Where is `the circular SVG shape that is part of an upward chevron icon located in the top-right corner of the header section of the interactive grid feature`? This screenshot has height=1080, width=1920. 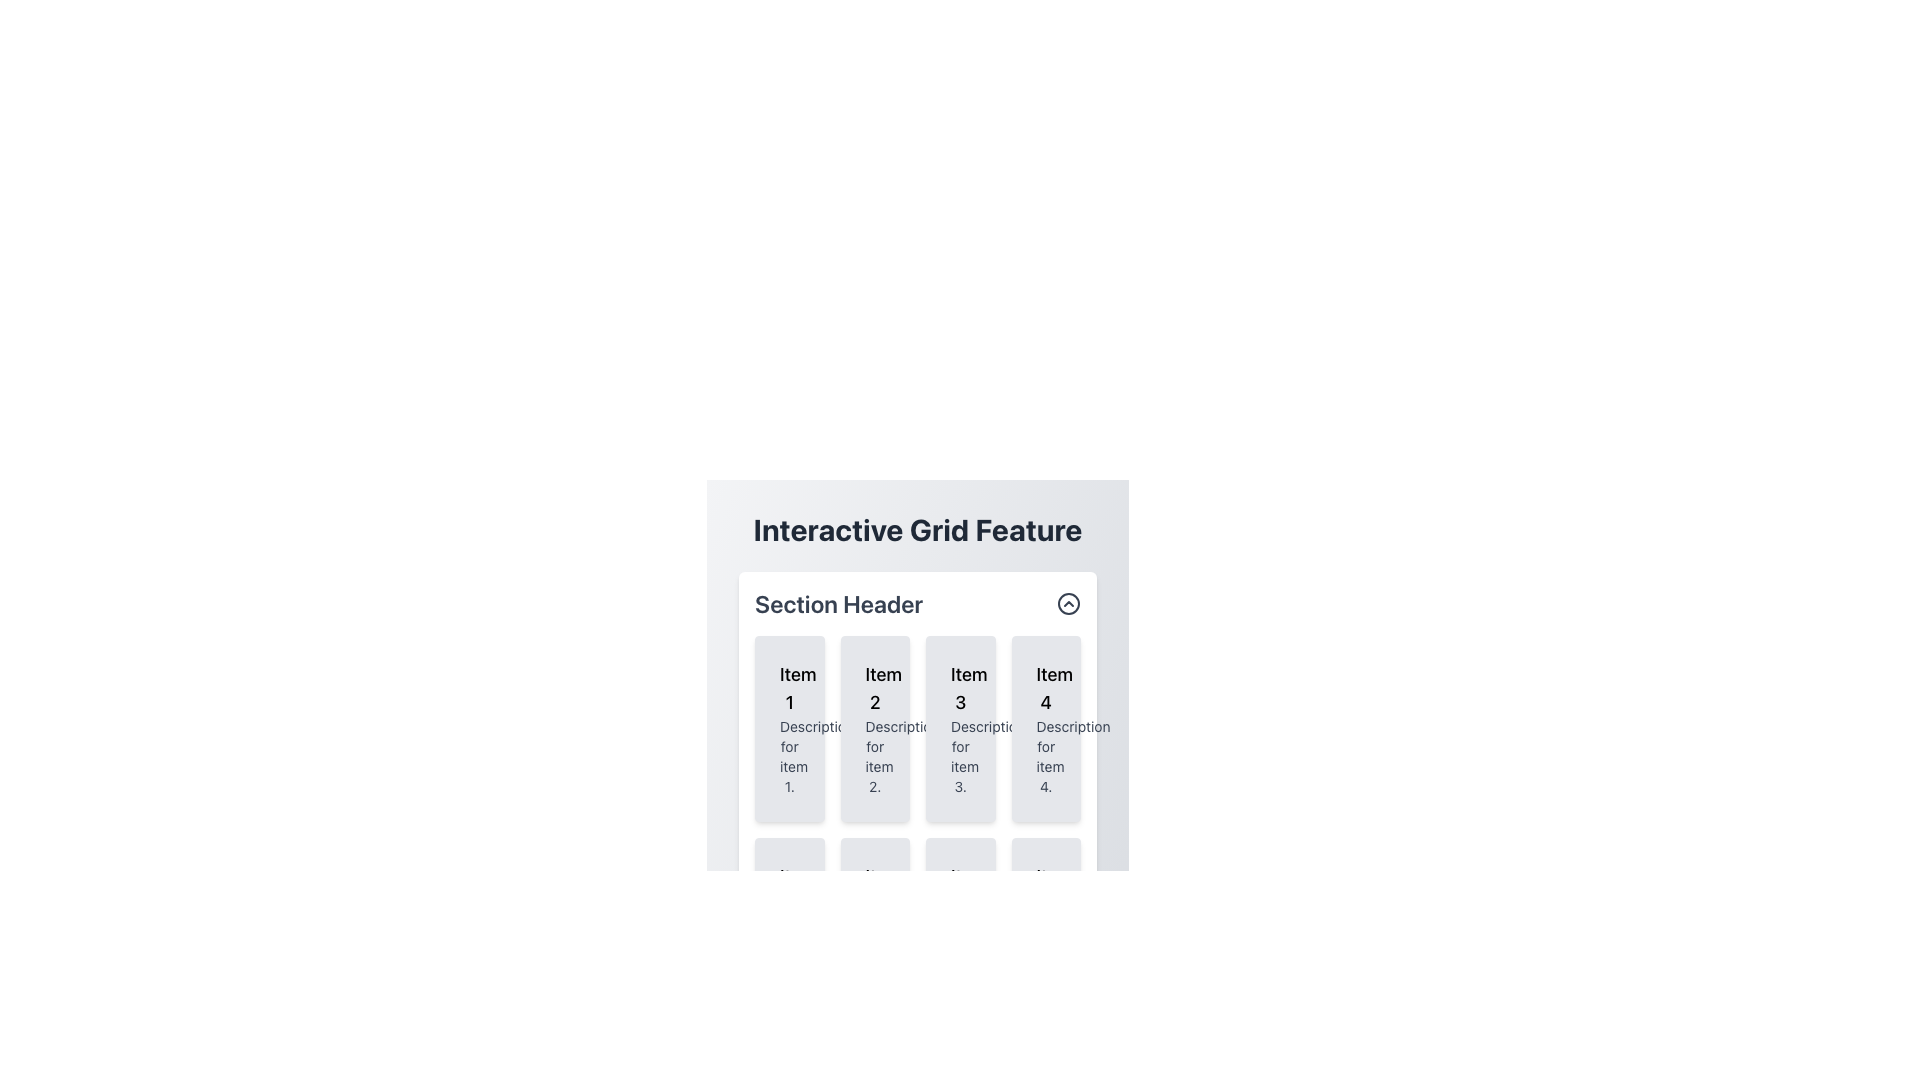
the circular SVG shape that is part of an upward chevron icon located in the top-right corner of the header section of the interactive grid feature is located at coordinates (1068, 603).